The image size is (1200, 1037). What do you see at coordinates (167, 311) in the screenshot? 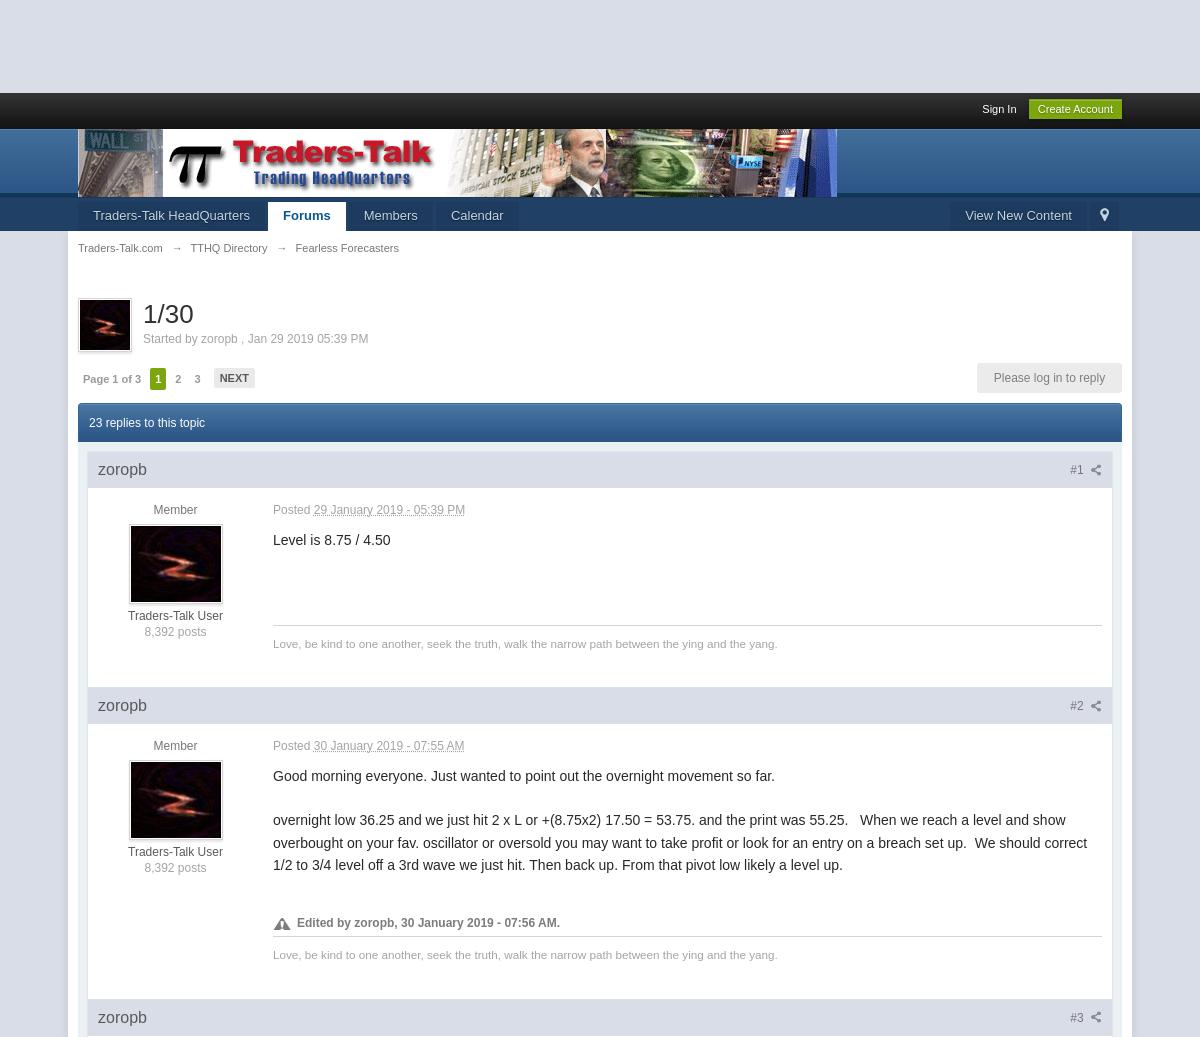
I see `'1/30'` at bounding box center [167, 311].